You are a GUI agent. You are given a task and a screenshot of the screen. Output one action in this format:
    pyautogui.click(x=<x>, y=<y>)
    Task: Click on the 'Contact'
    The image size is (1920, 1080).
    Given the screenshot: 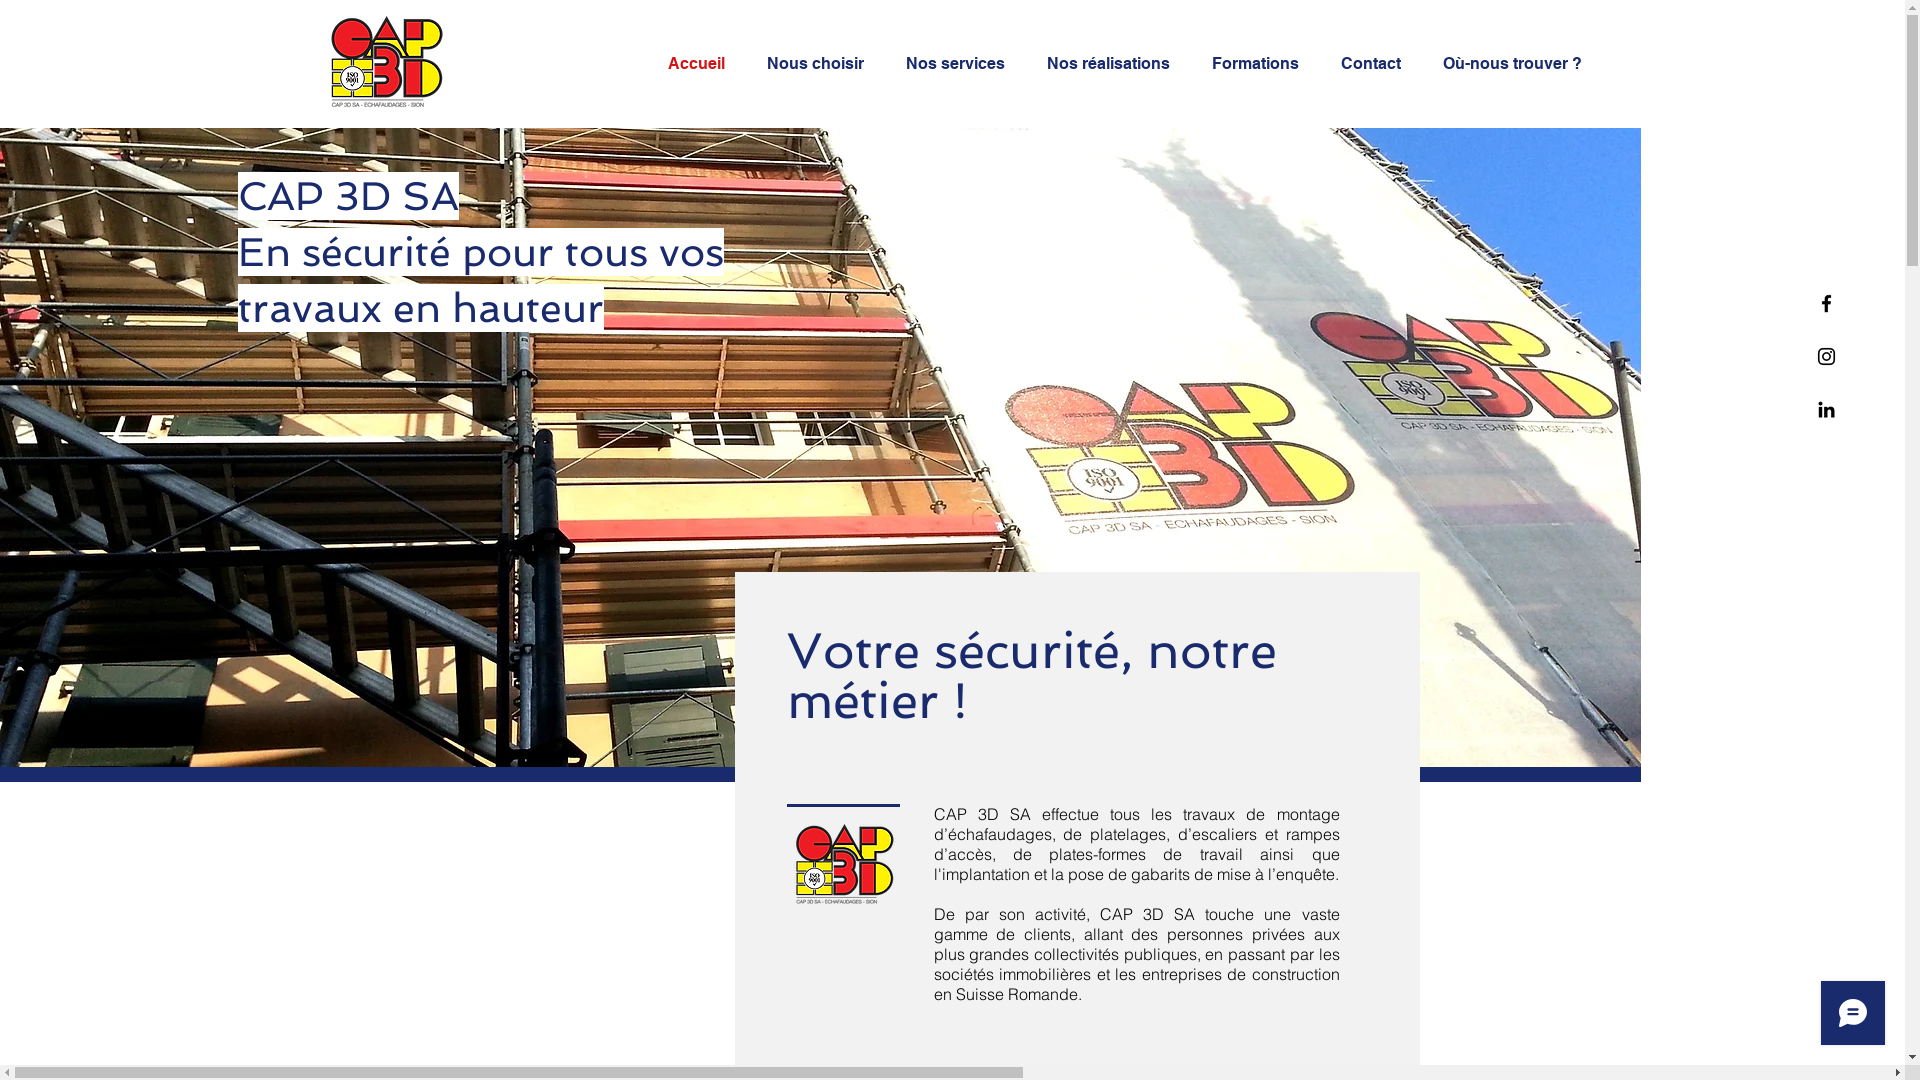 What is the action you would take?
    pyautogui.click(x=1376, y=63)
    